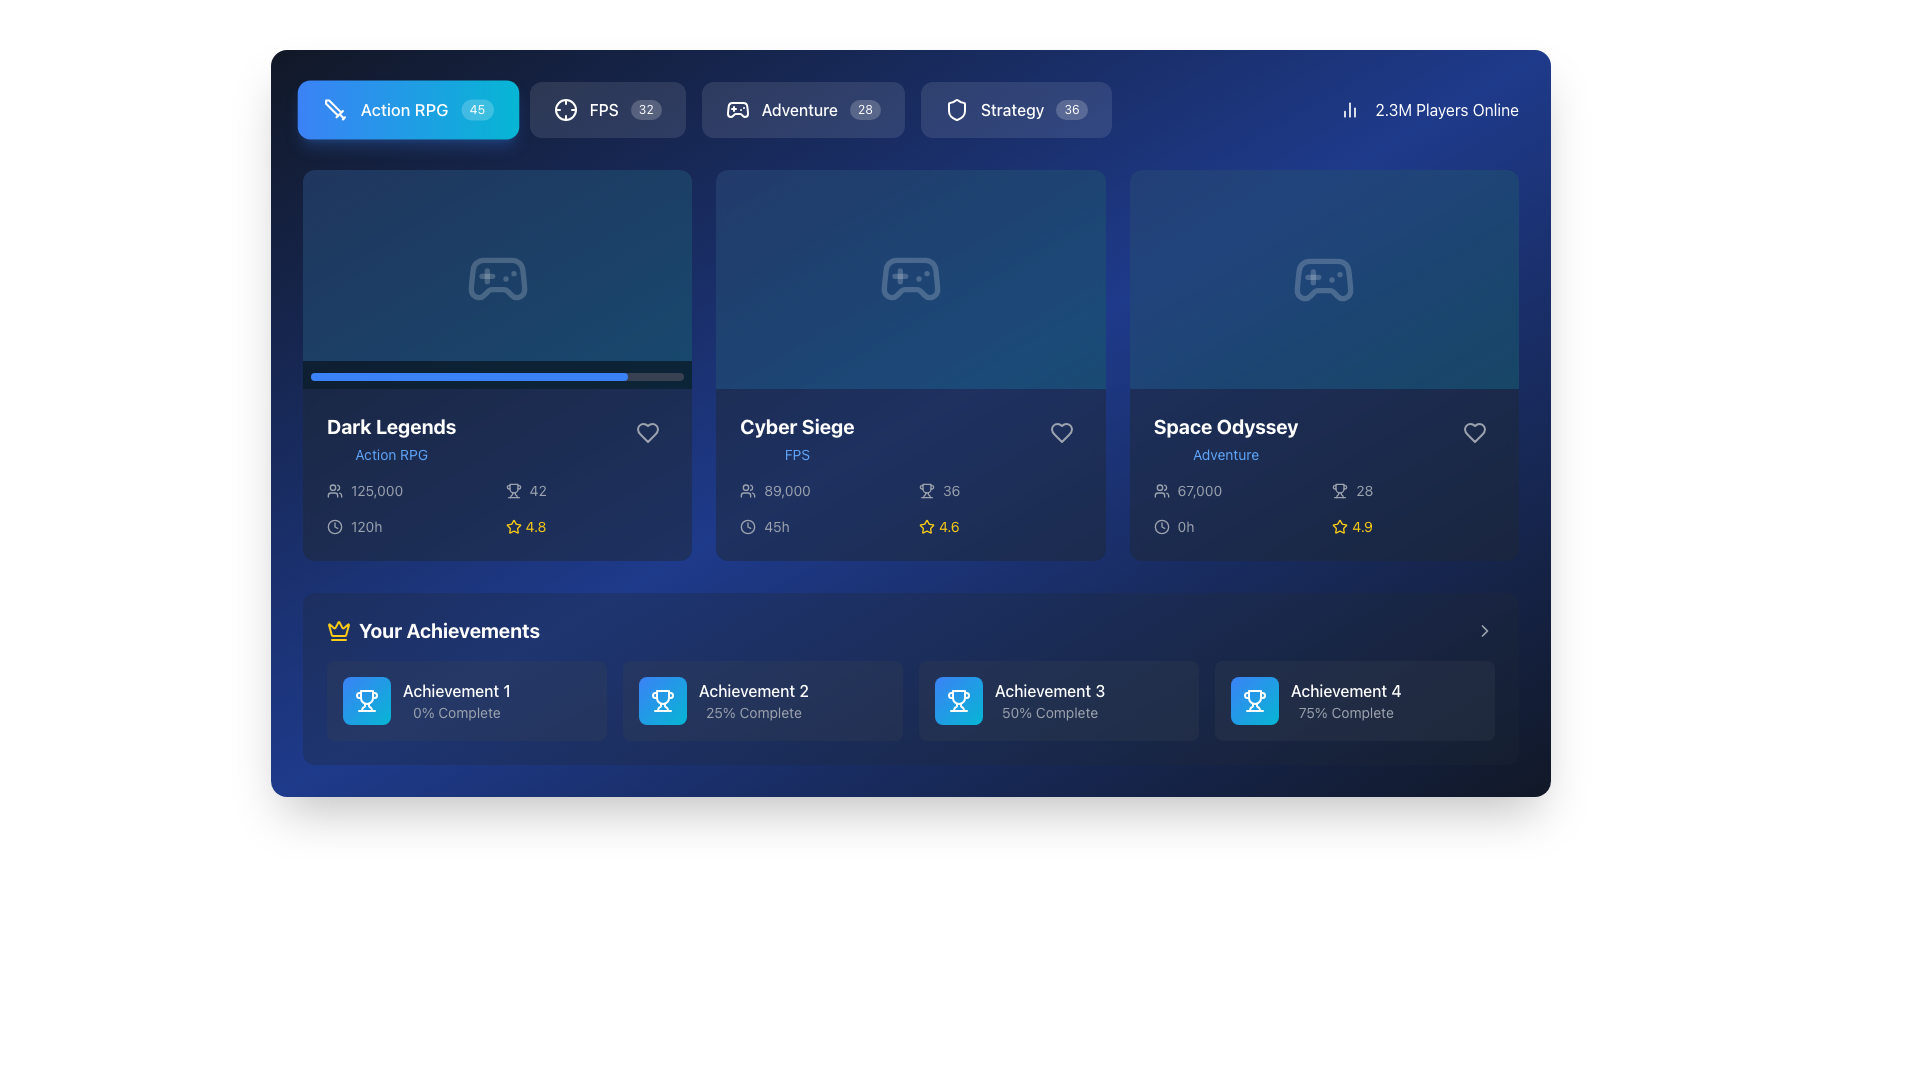 The image size is (1920, 1080). I want to click on the heart-shaped icon button in the upper right corner of the 'Dark Legends' card, so click(648, 431).